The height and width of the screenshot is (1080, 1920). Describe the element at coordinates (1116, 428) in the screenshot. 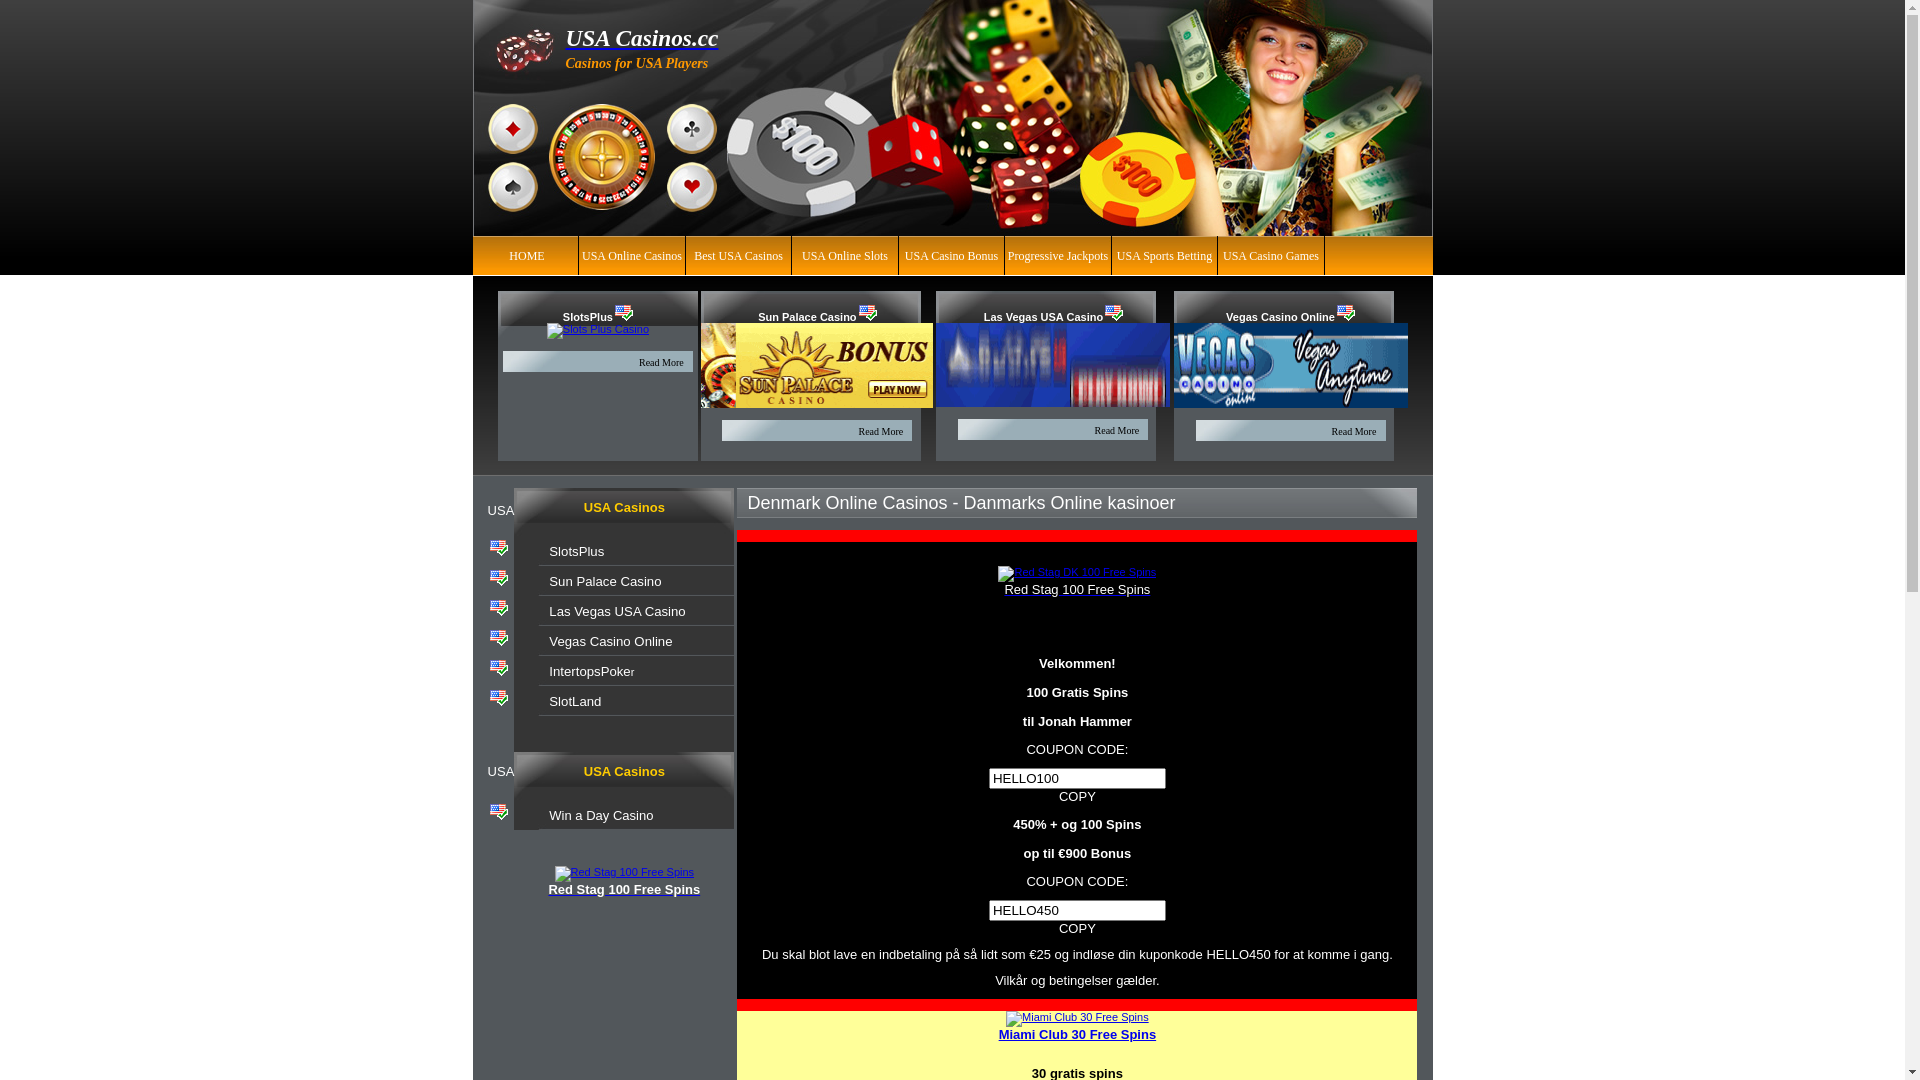

I see `'Read More'` at that location.